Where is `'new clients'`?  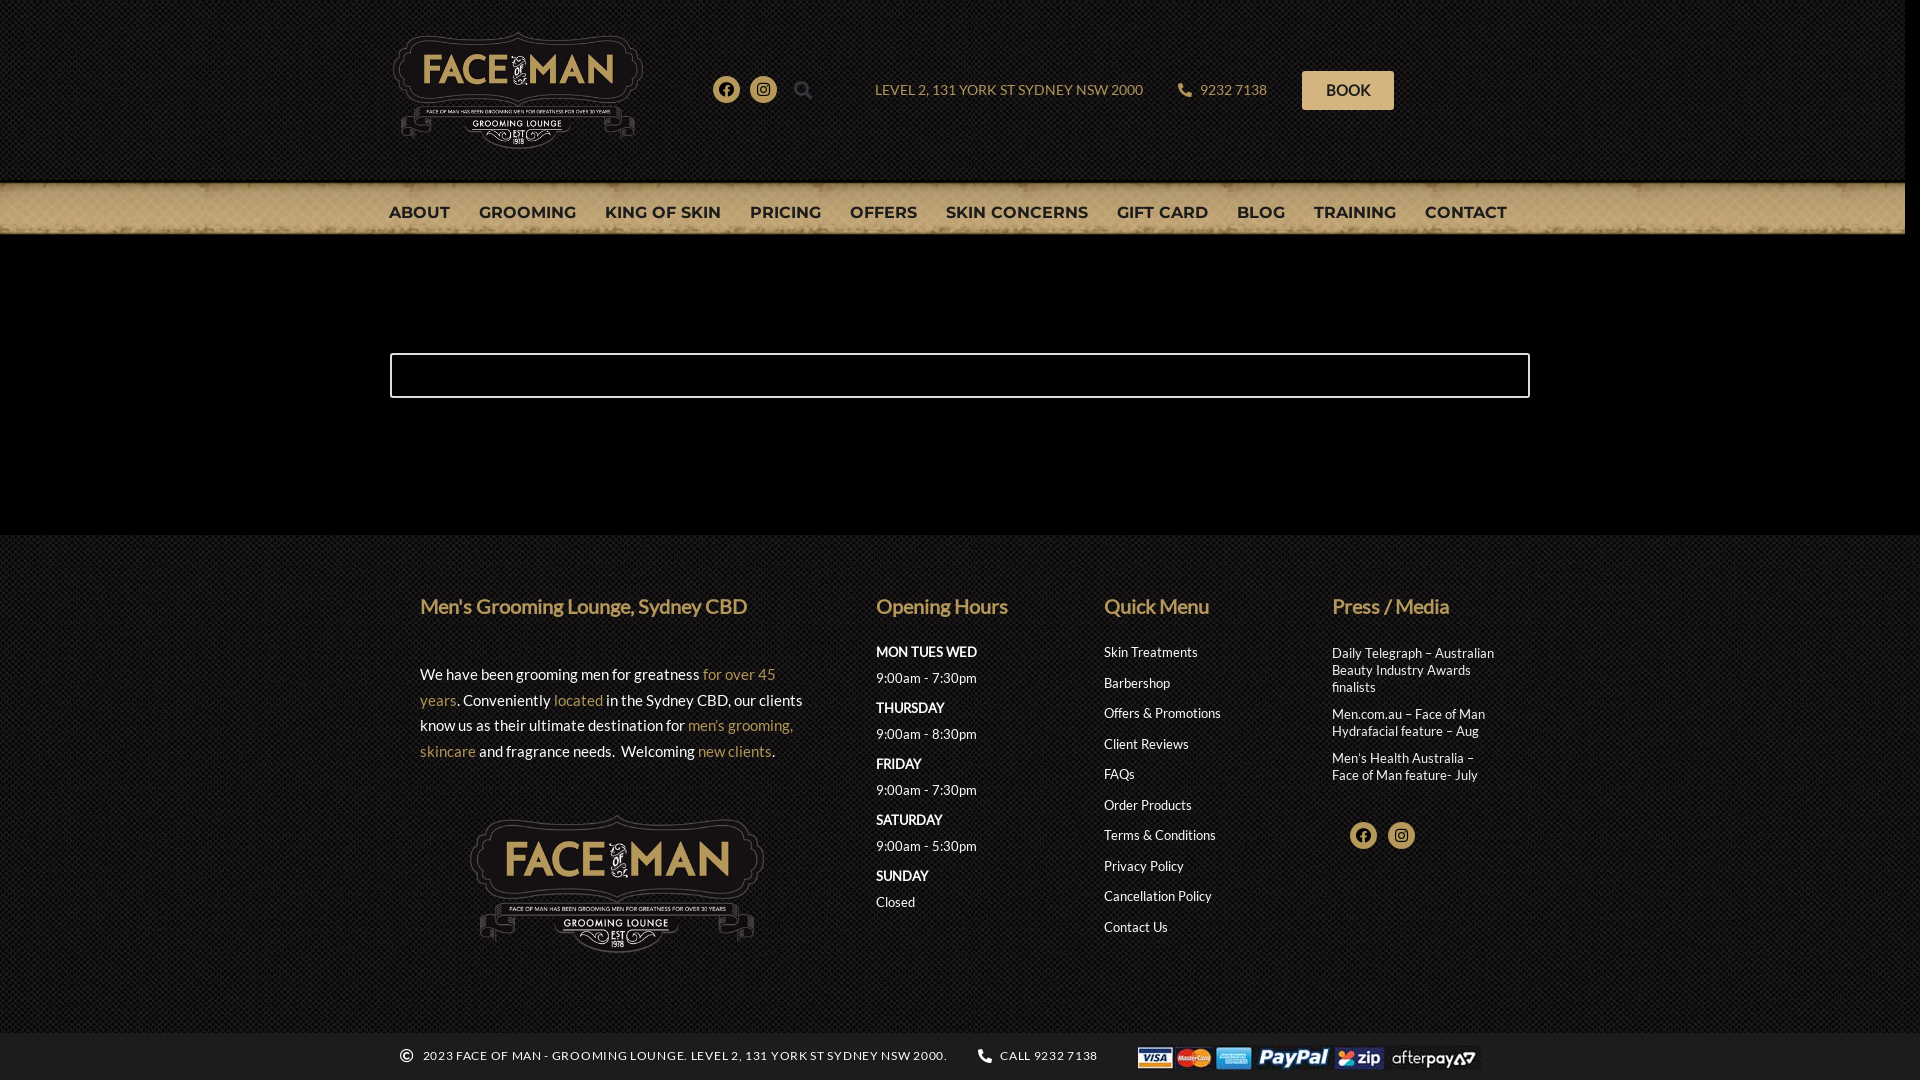 'new clients' is located at coordinates (733, 751).